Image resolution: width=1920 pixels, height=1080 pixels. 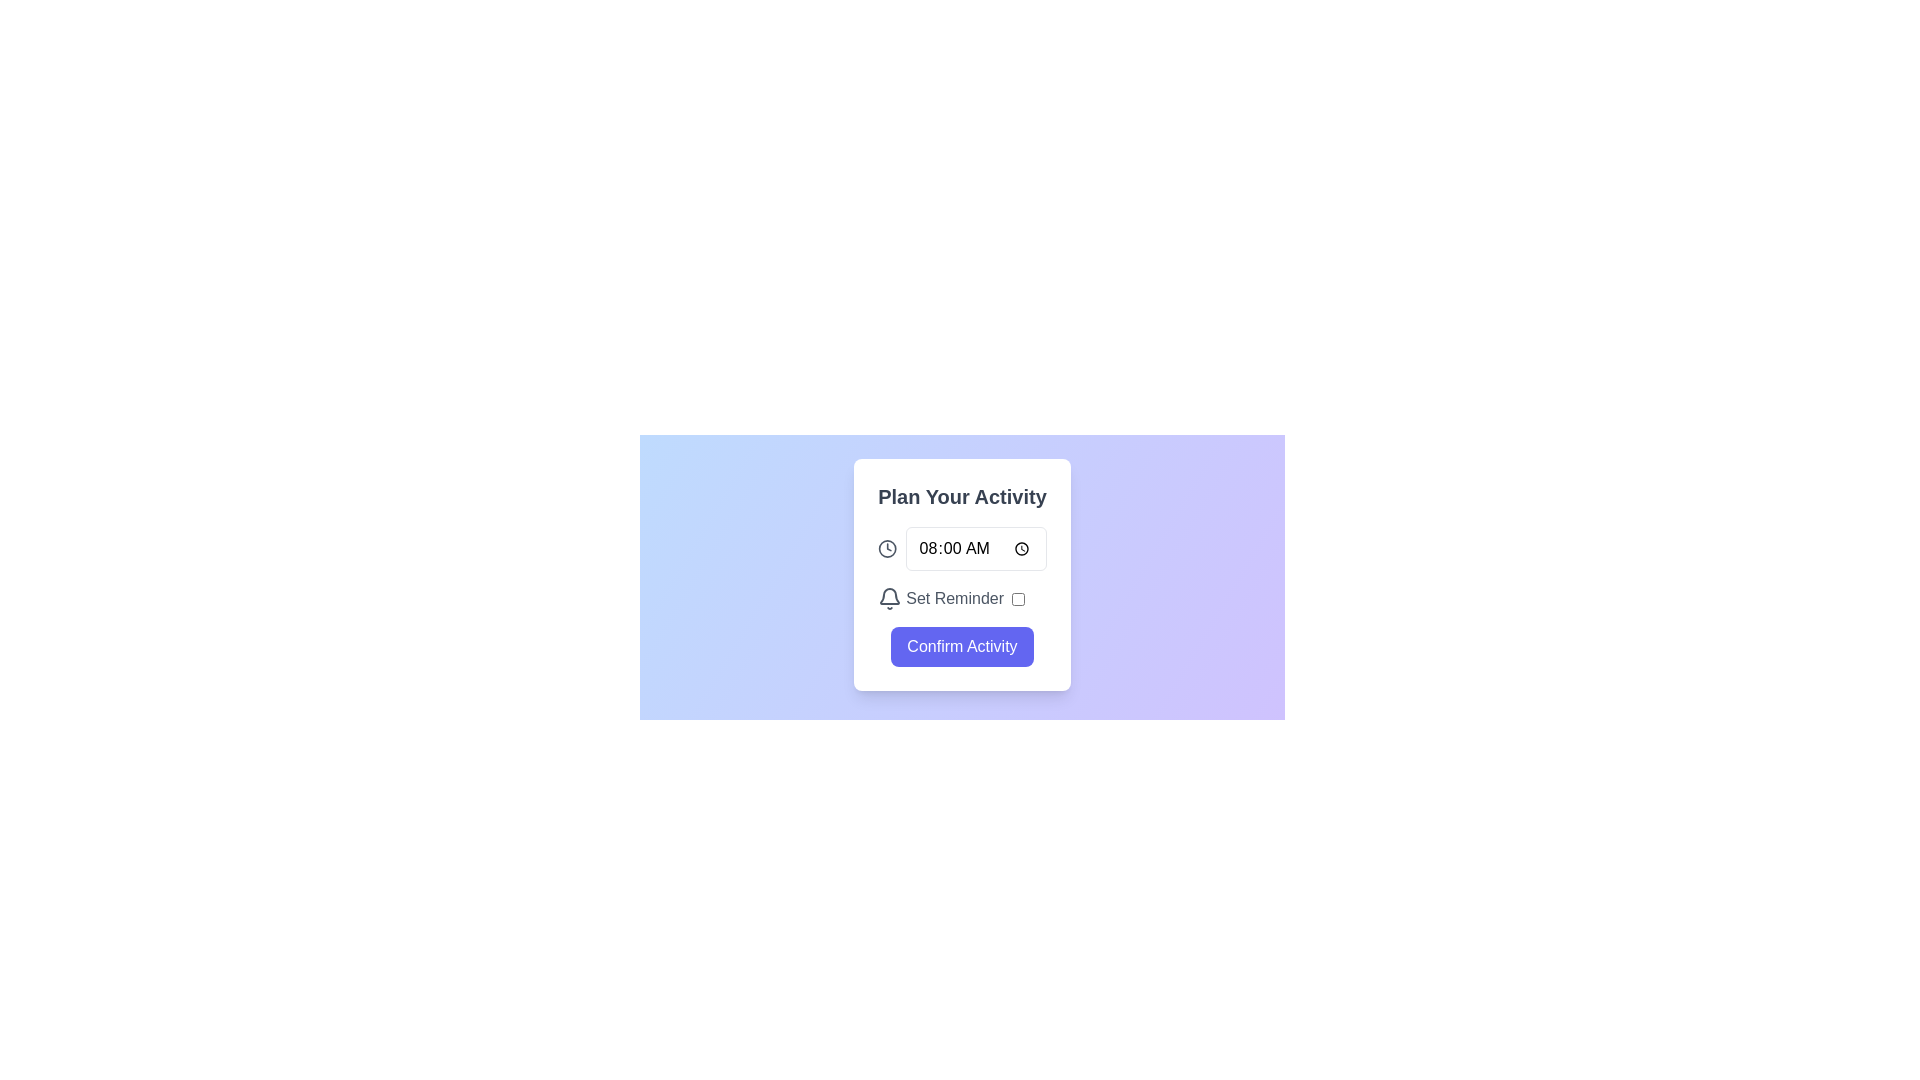 What do you see at coordinates (1018, 597) in the screenshot?
I see `the checkbox with a rounded border and white background located to the right of the 'Set Reminder' text` at bounding box center [1018, 597].